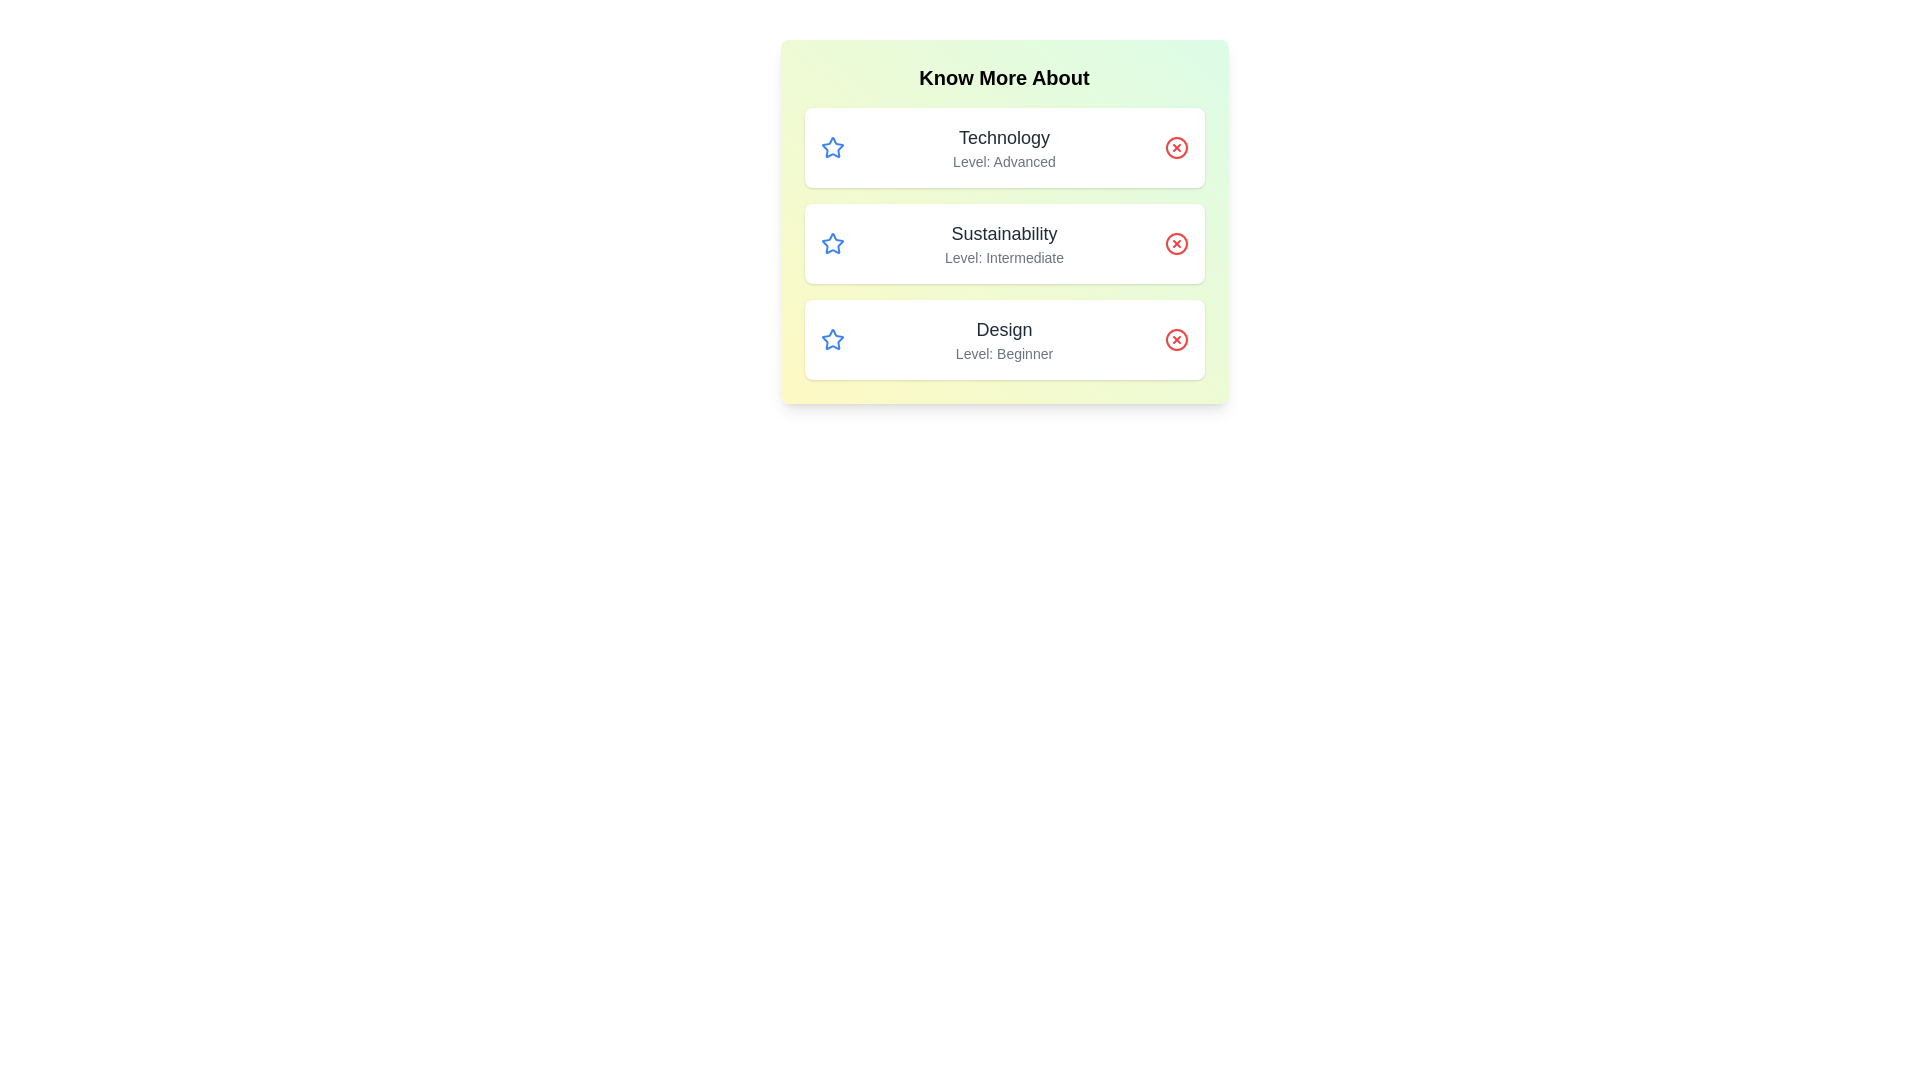  What do you see at coordinates (1004, 146) in the screenshot?
I see `the list item corresponding to Technology` at bounding box center [1004, 146].